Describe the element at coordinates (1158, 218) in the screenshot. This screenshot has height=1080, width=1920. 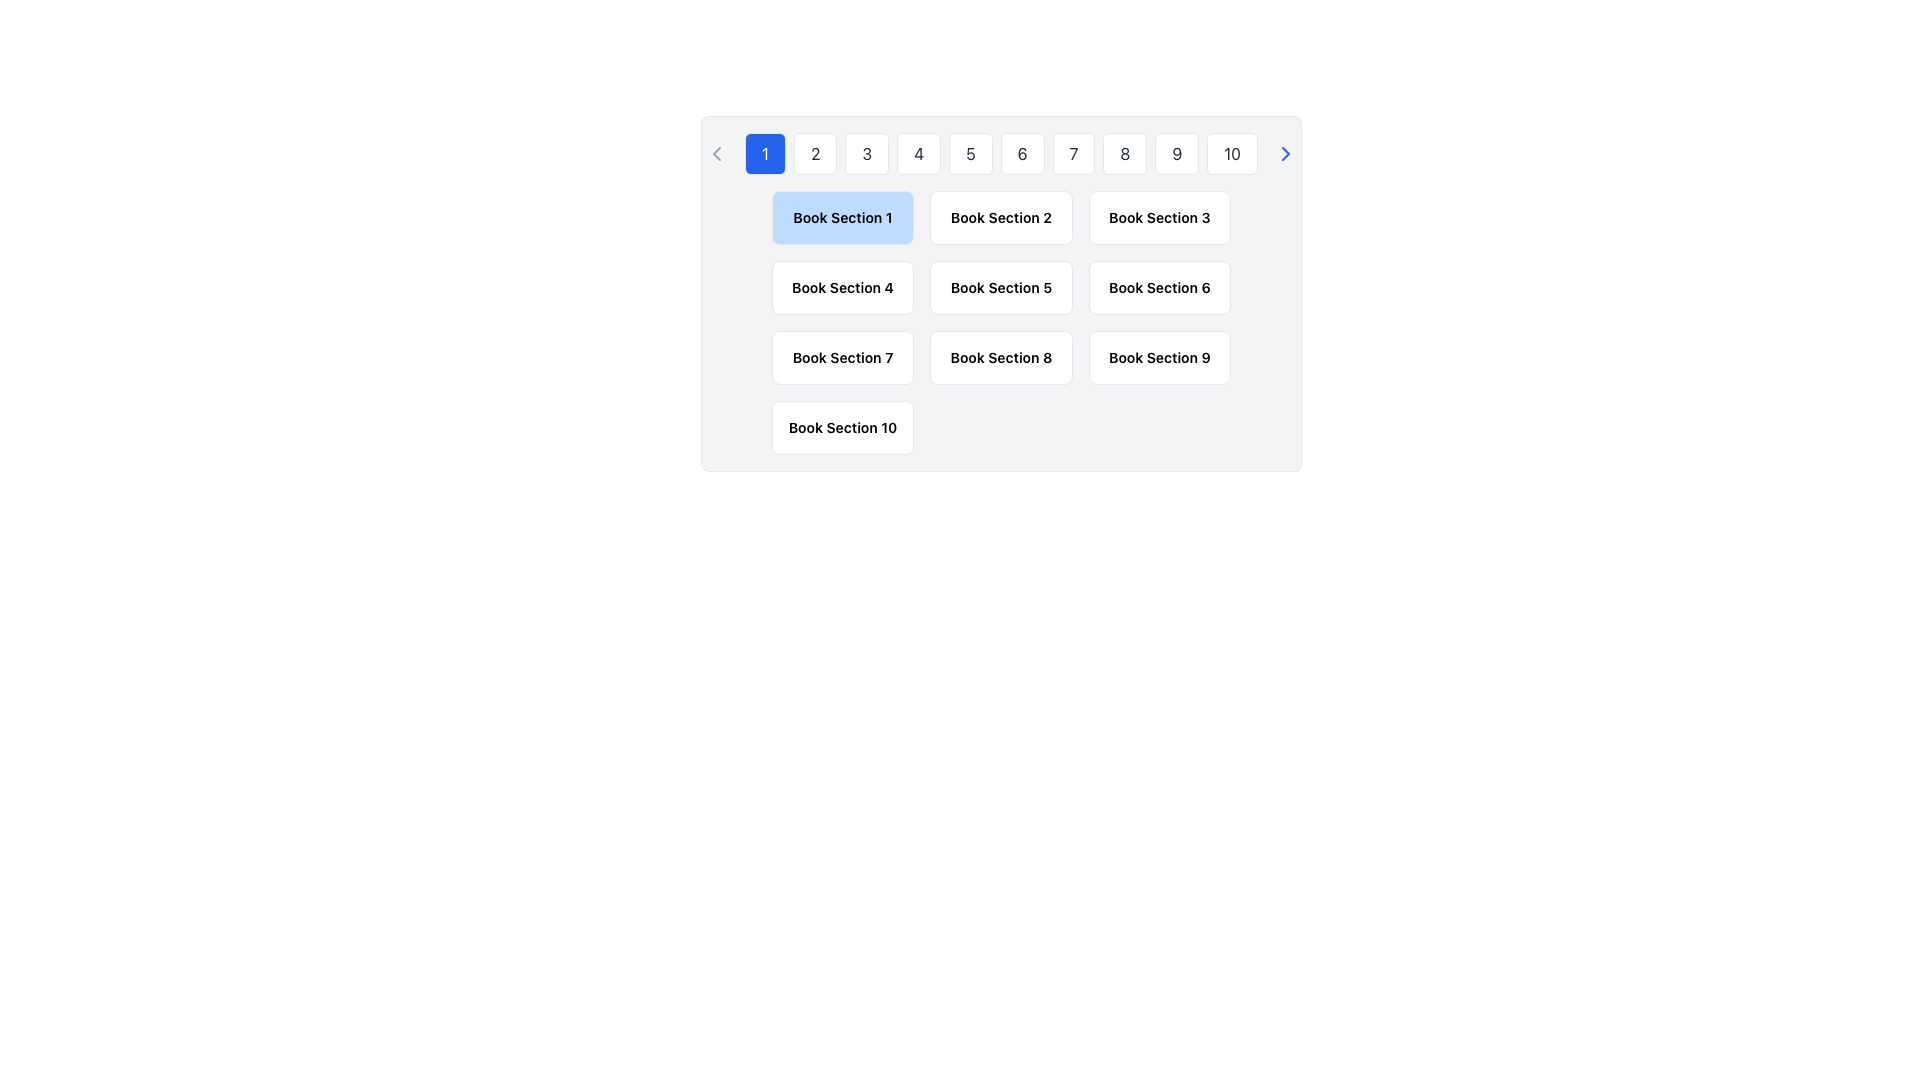
I see `the 'Book Section 3' button, which is a rectangular button with a white background and rounded corners, located in the top row, third column of a grid layout` at that location.